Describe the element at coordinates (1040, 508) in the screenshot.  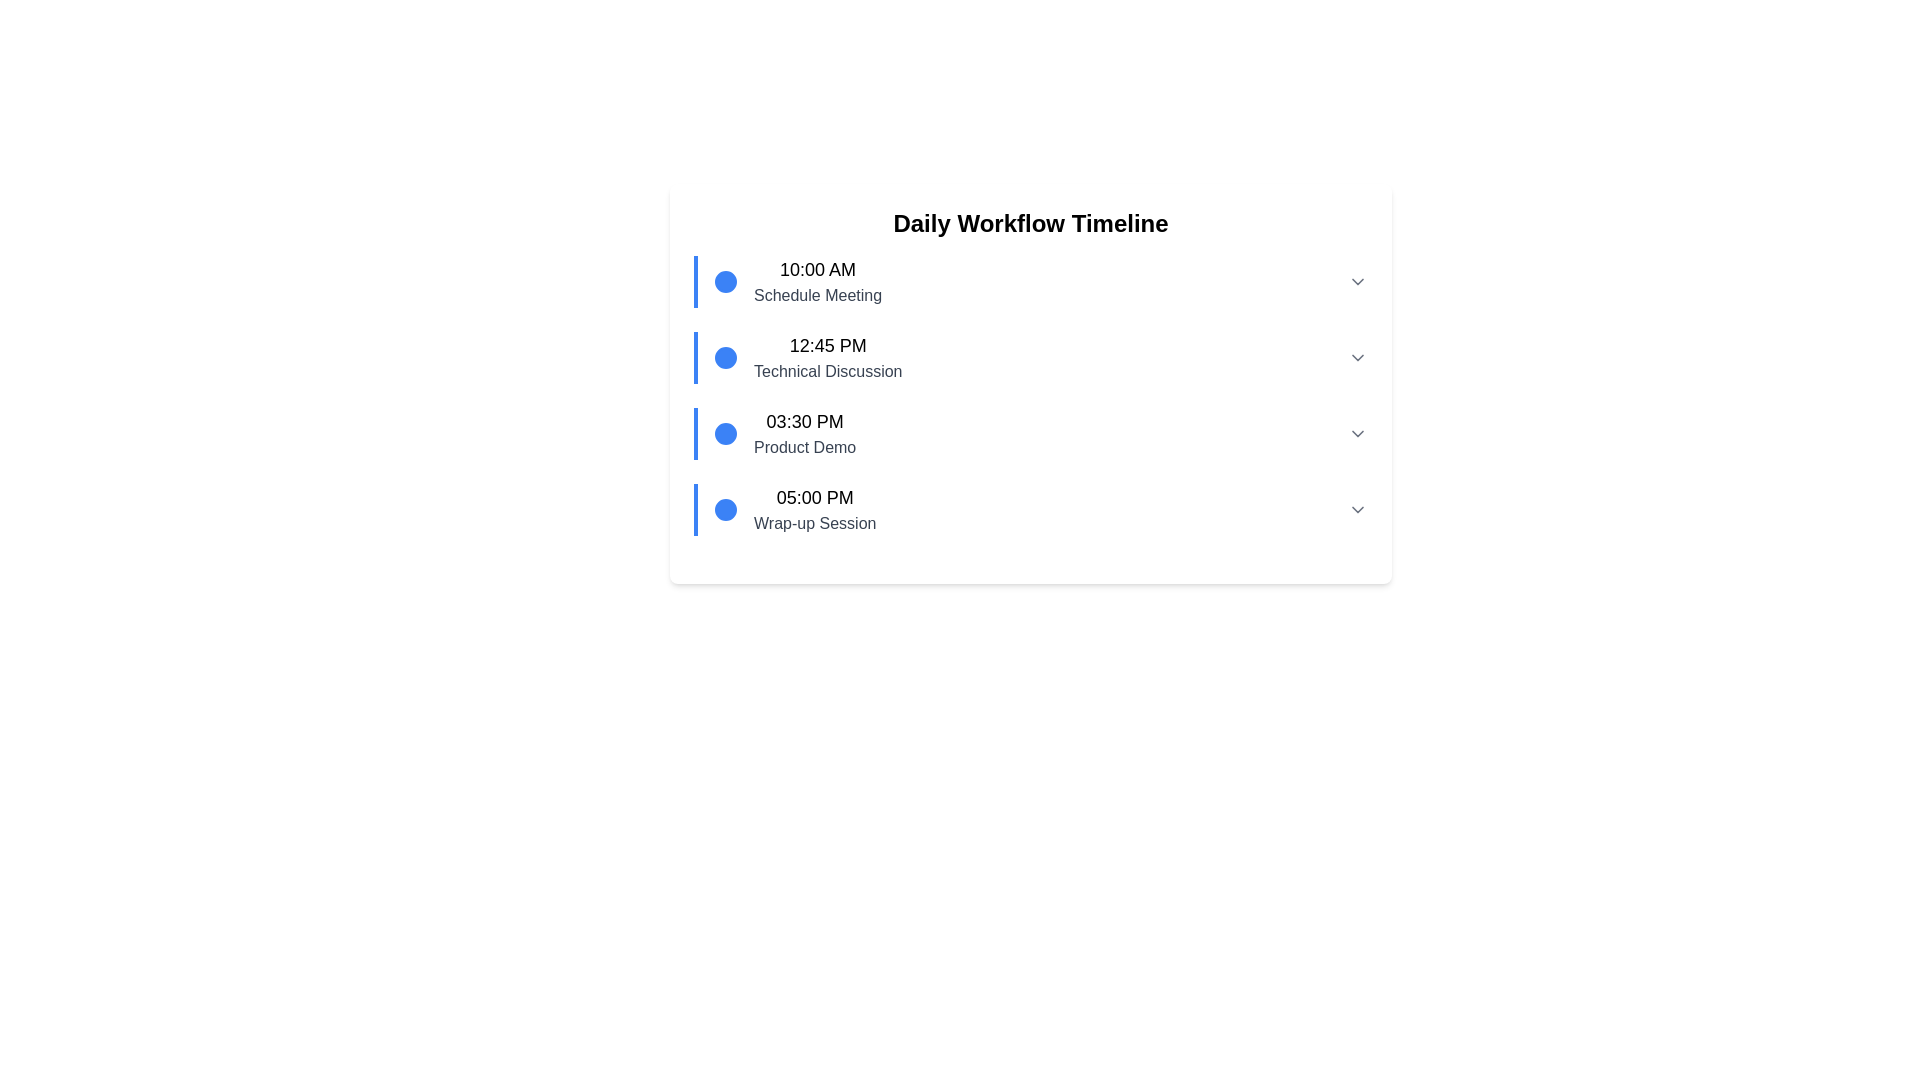
I see `the fourth list item in the vertical timeline that represents a specific event, located beneath the '03:30 PM Product Demo'` at that location.